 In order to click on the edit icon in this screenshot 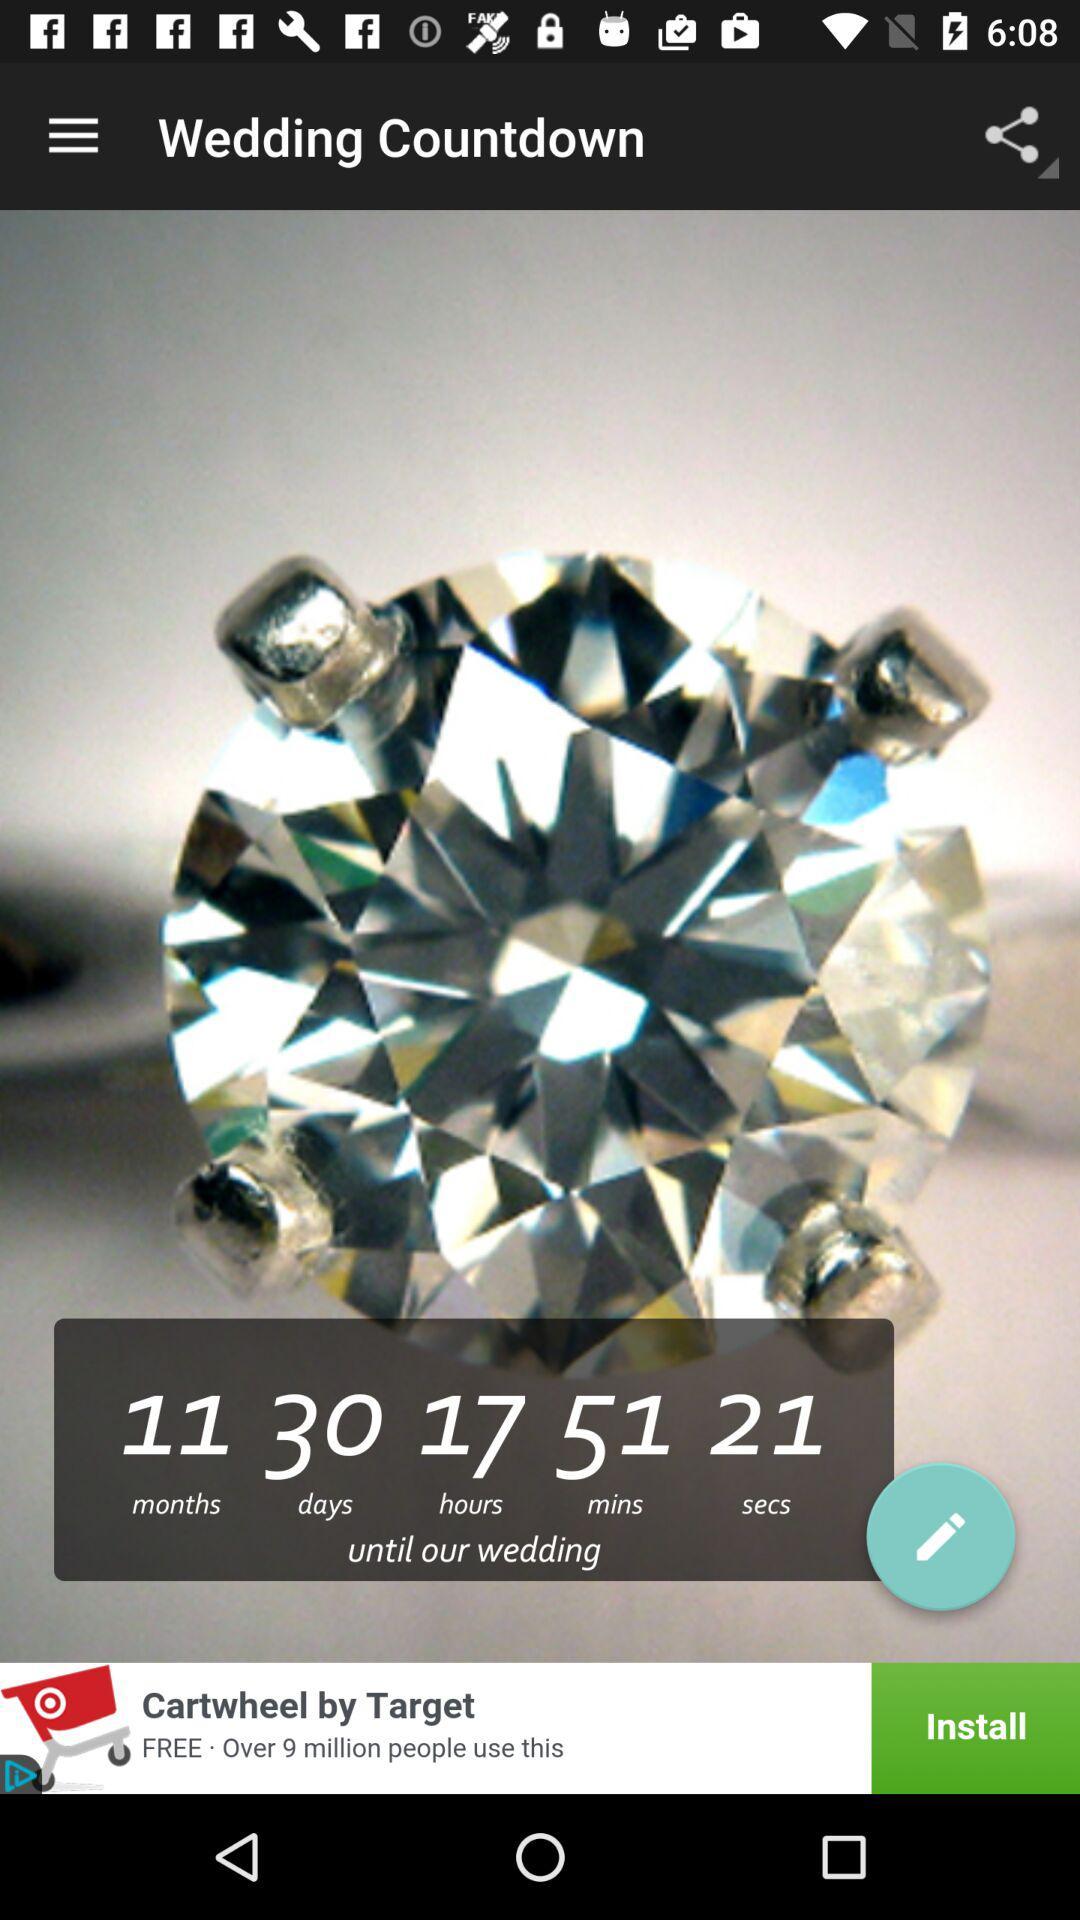, I will do `click(940, 1543)`.